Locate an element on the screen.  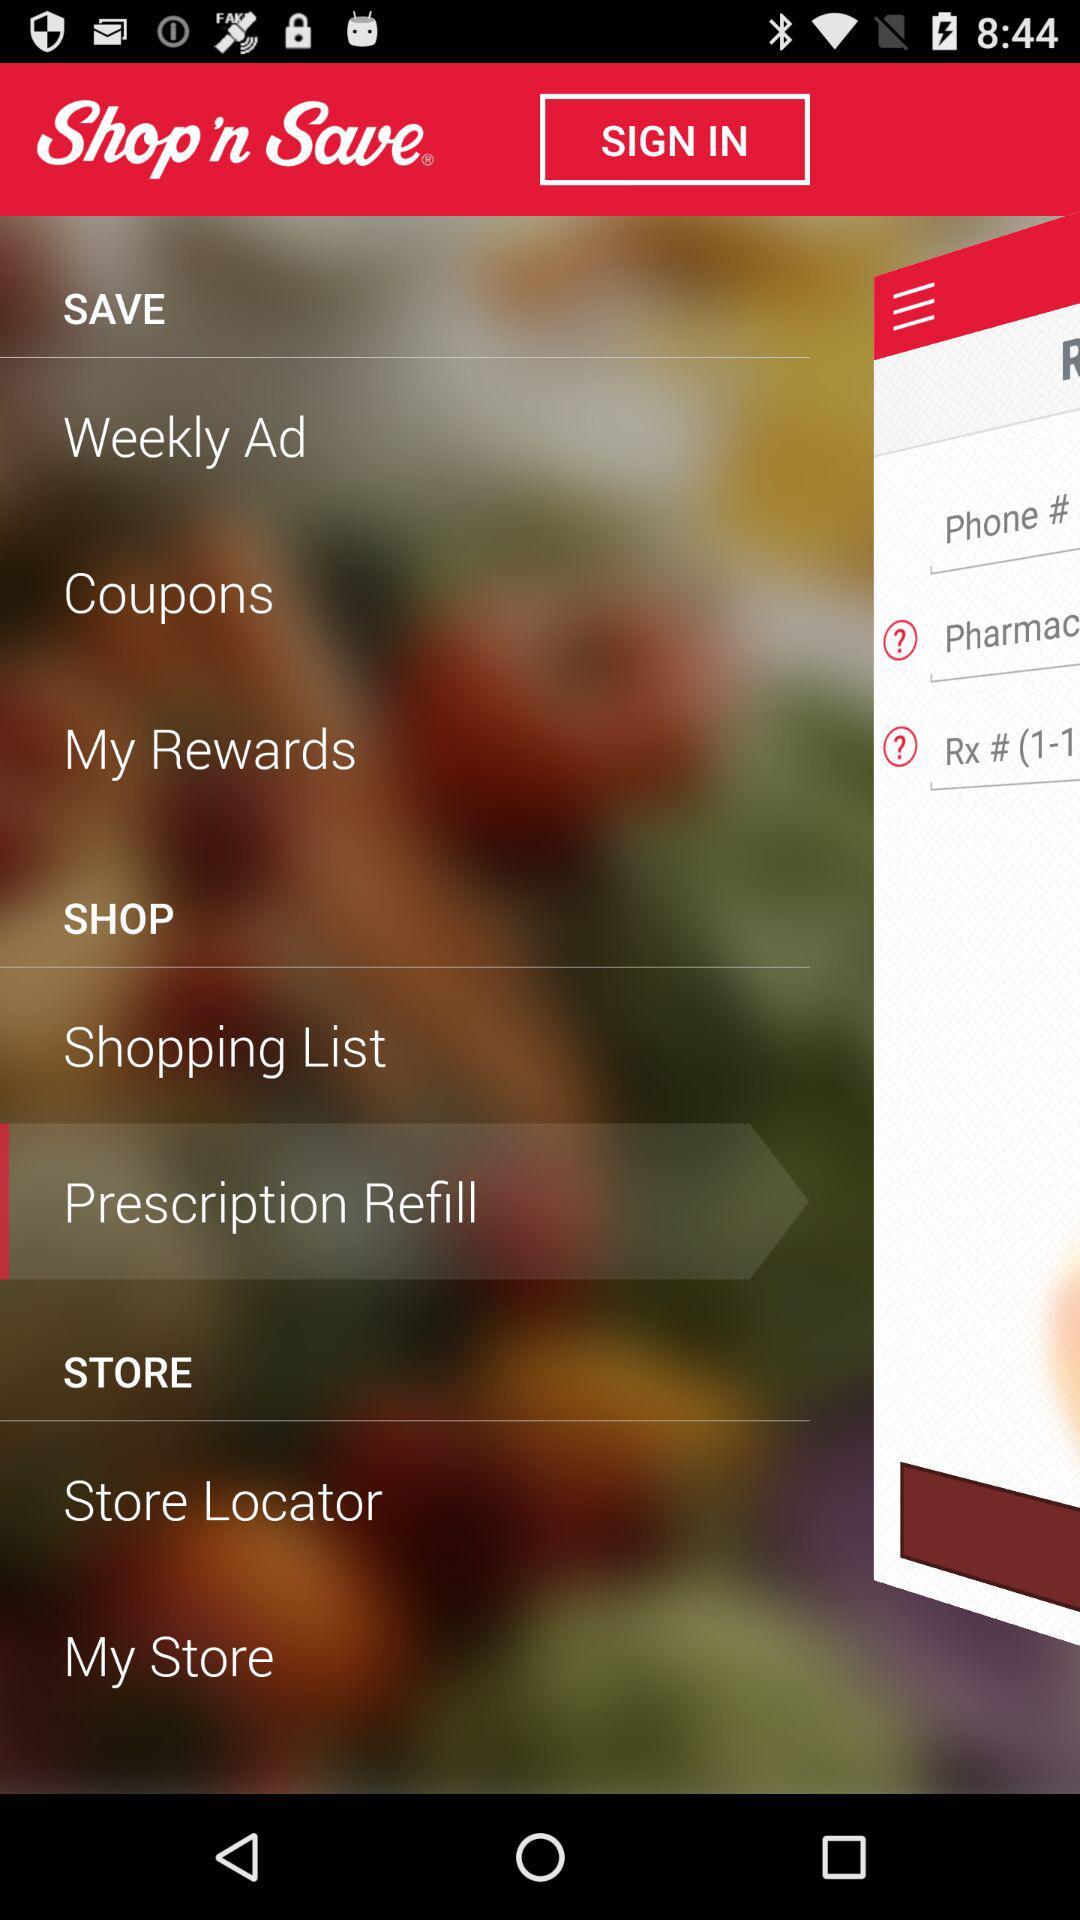
item to the left of the refill a prescription icon is located at coordinates (114, 306).